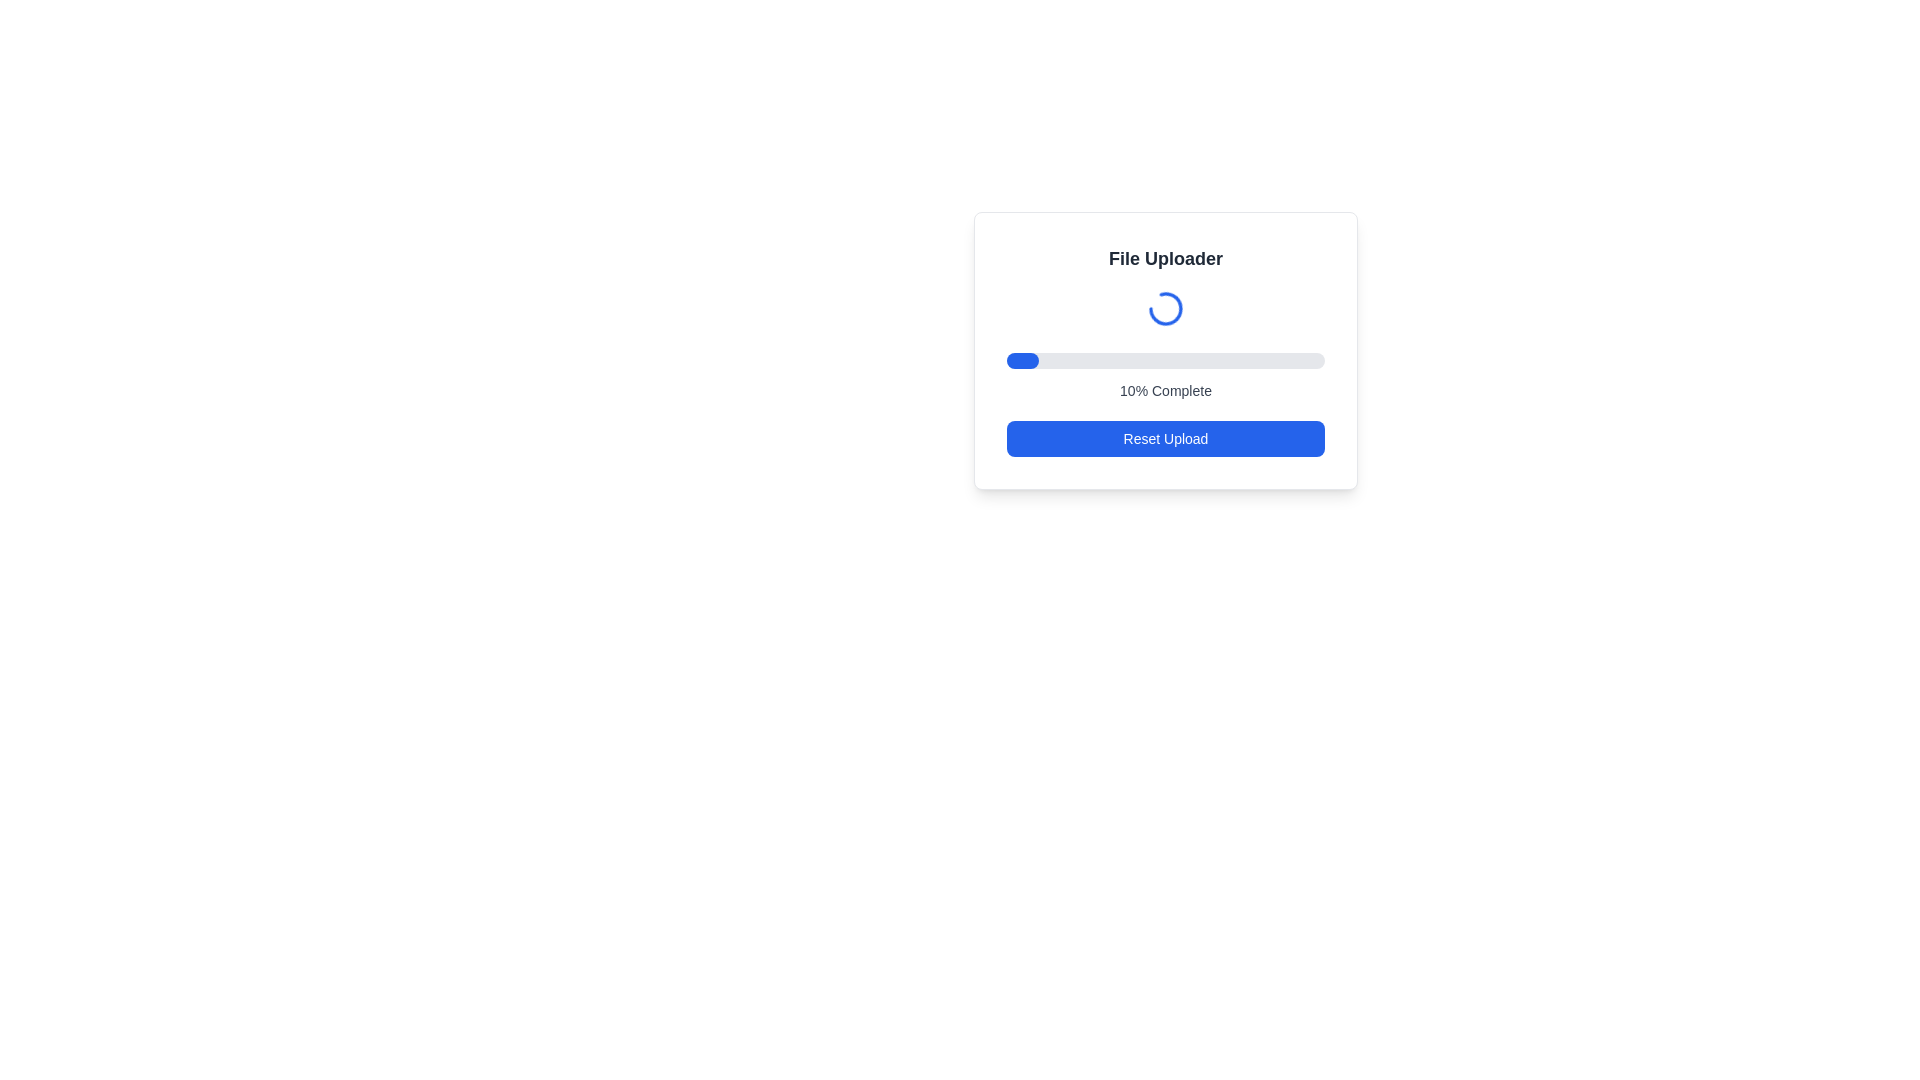 Image resolution: width=1920 pixels, height=1080 pixels. What do you see at coordinates (1166, 438) in the screenshot?
I see `the reset/cancel button located at the bottom of the file uploader interface` at bounding box center [1166, 438].